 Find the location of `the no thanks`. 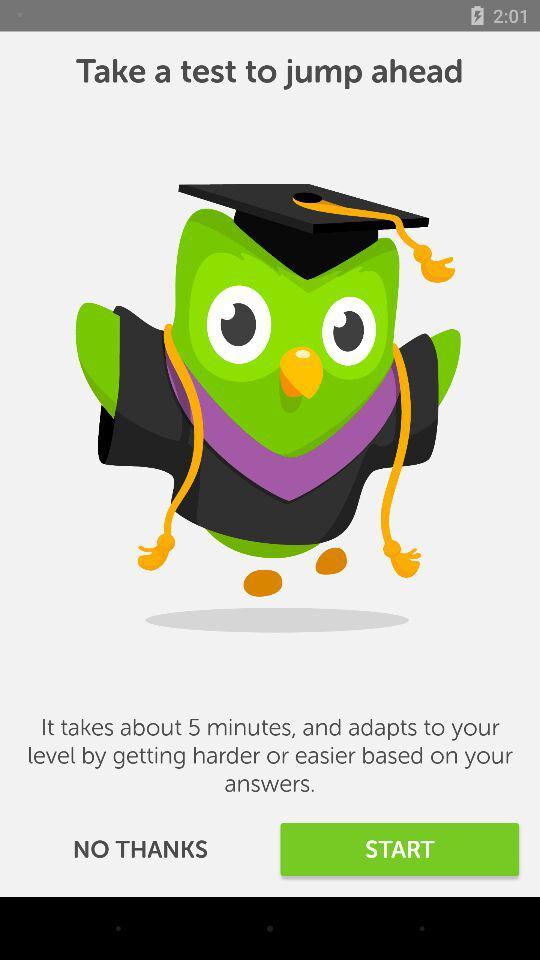

the no thanks is located at coordinates (139, 848).